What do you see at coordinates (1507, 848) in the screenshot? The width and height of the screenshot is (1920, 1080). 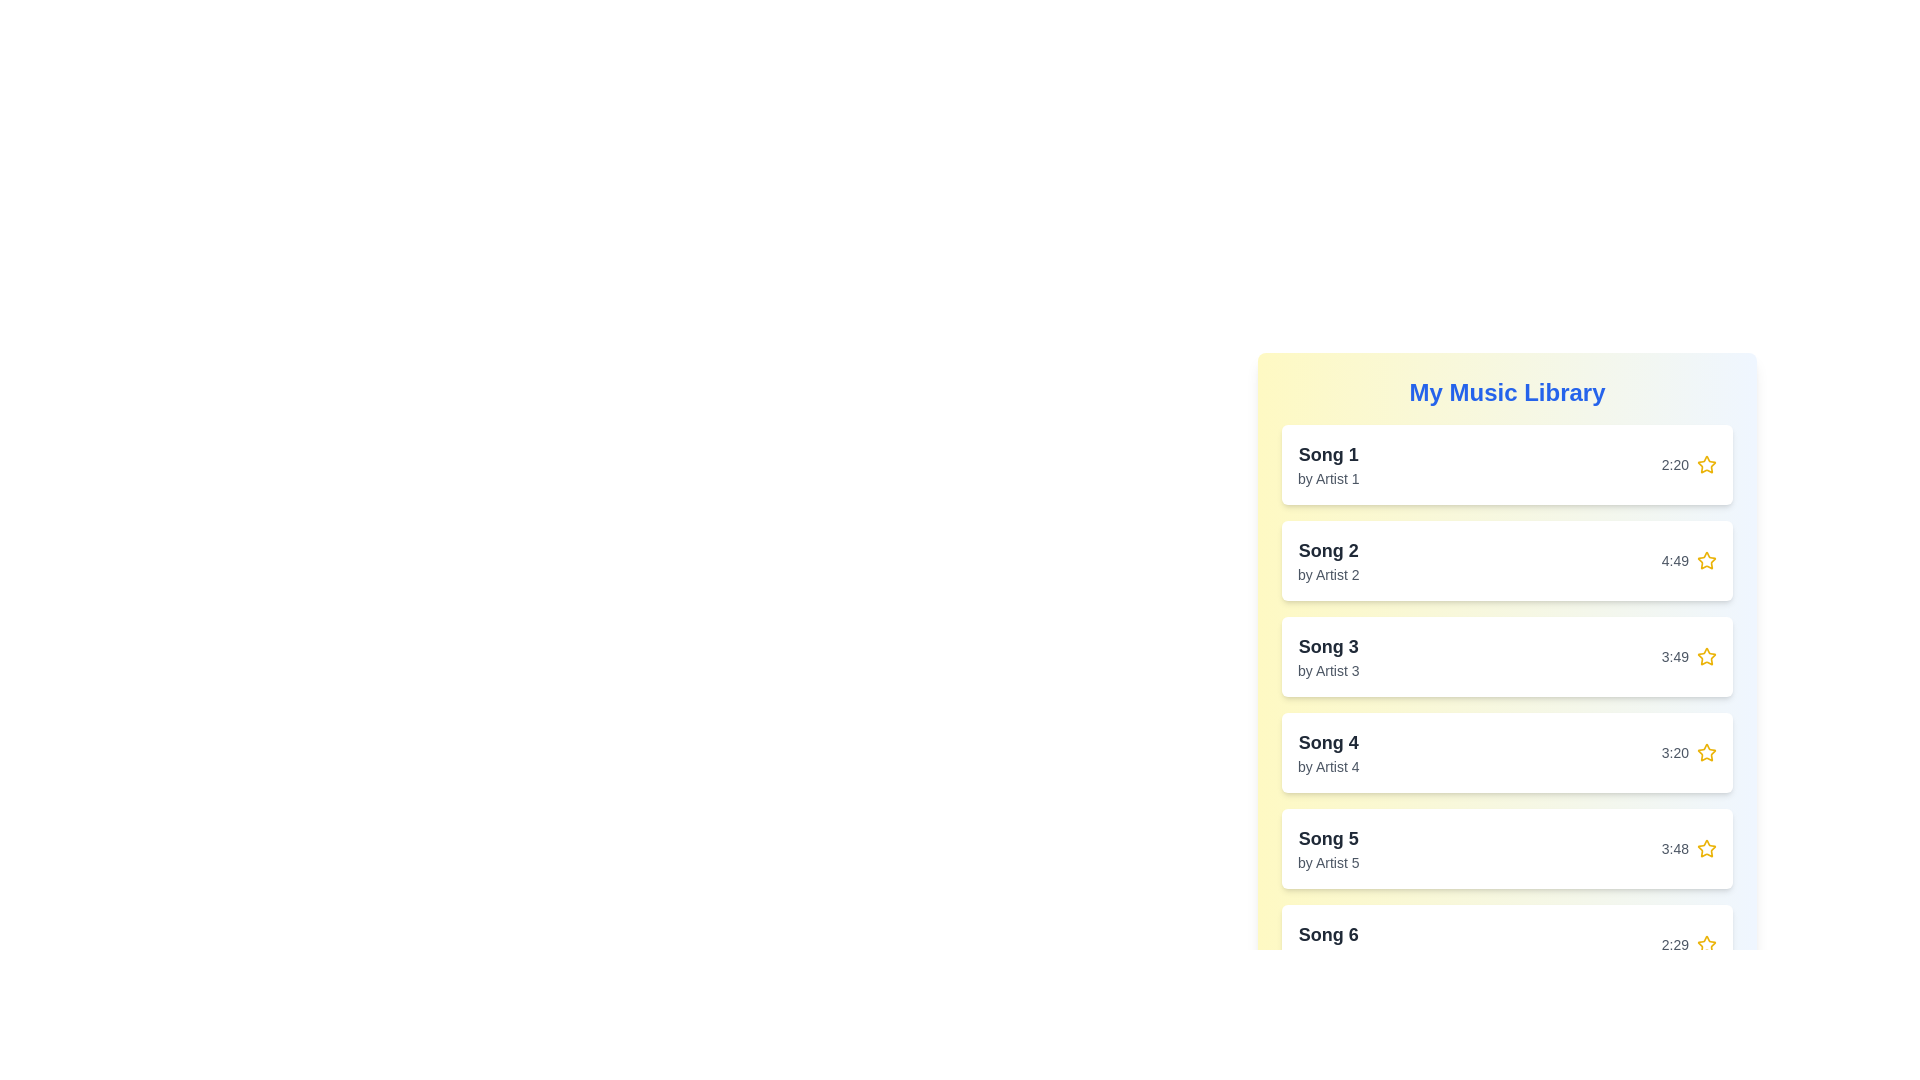 I see `song details displayed in the Content Block for 'Song 5' by 'Artist 5', which is the fifth item in the 'My Music Library' list` at bounding box center [1507, 848].